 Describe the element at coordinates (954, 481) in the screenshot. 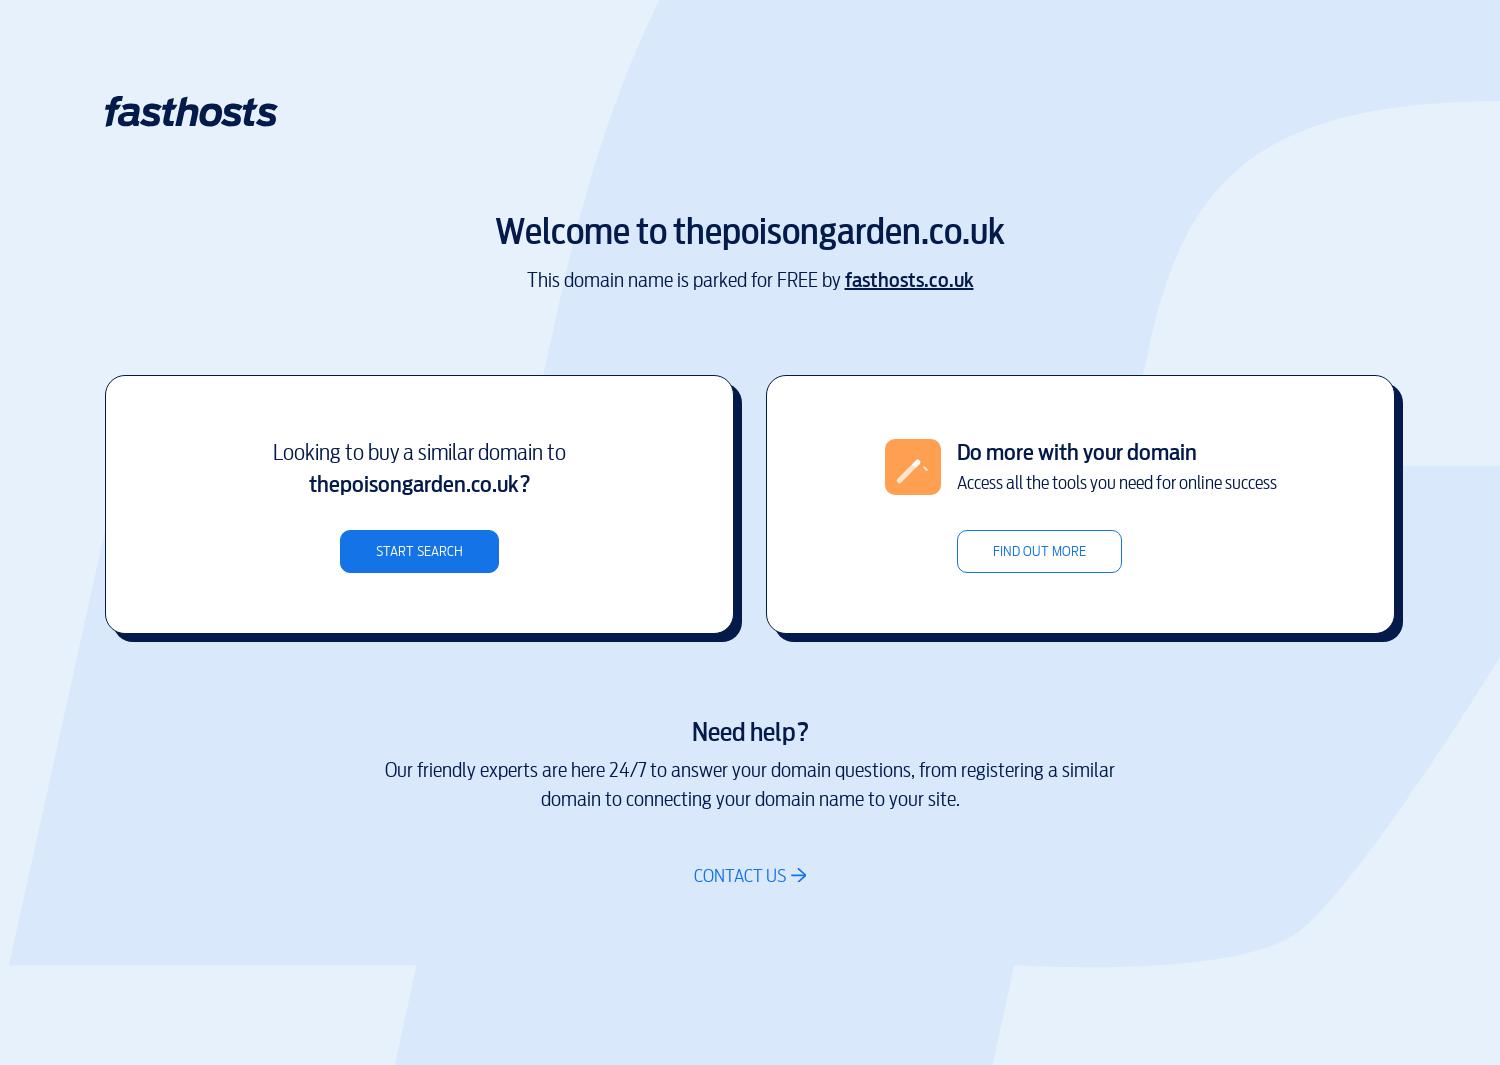

I see `'Access all the tools you need for online success'` at that location.